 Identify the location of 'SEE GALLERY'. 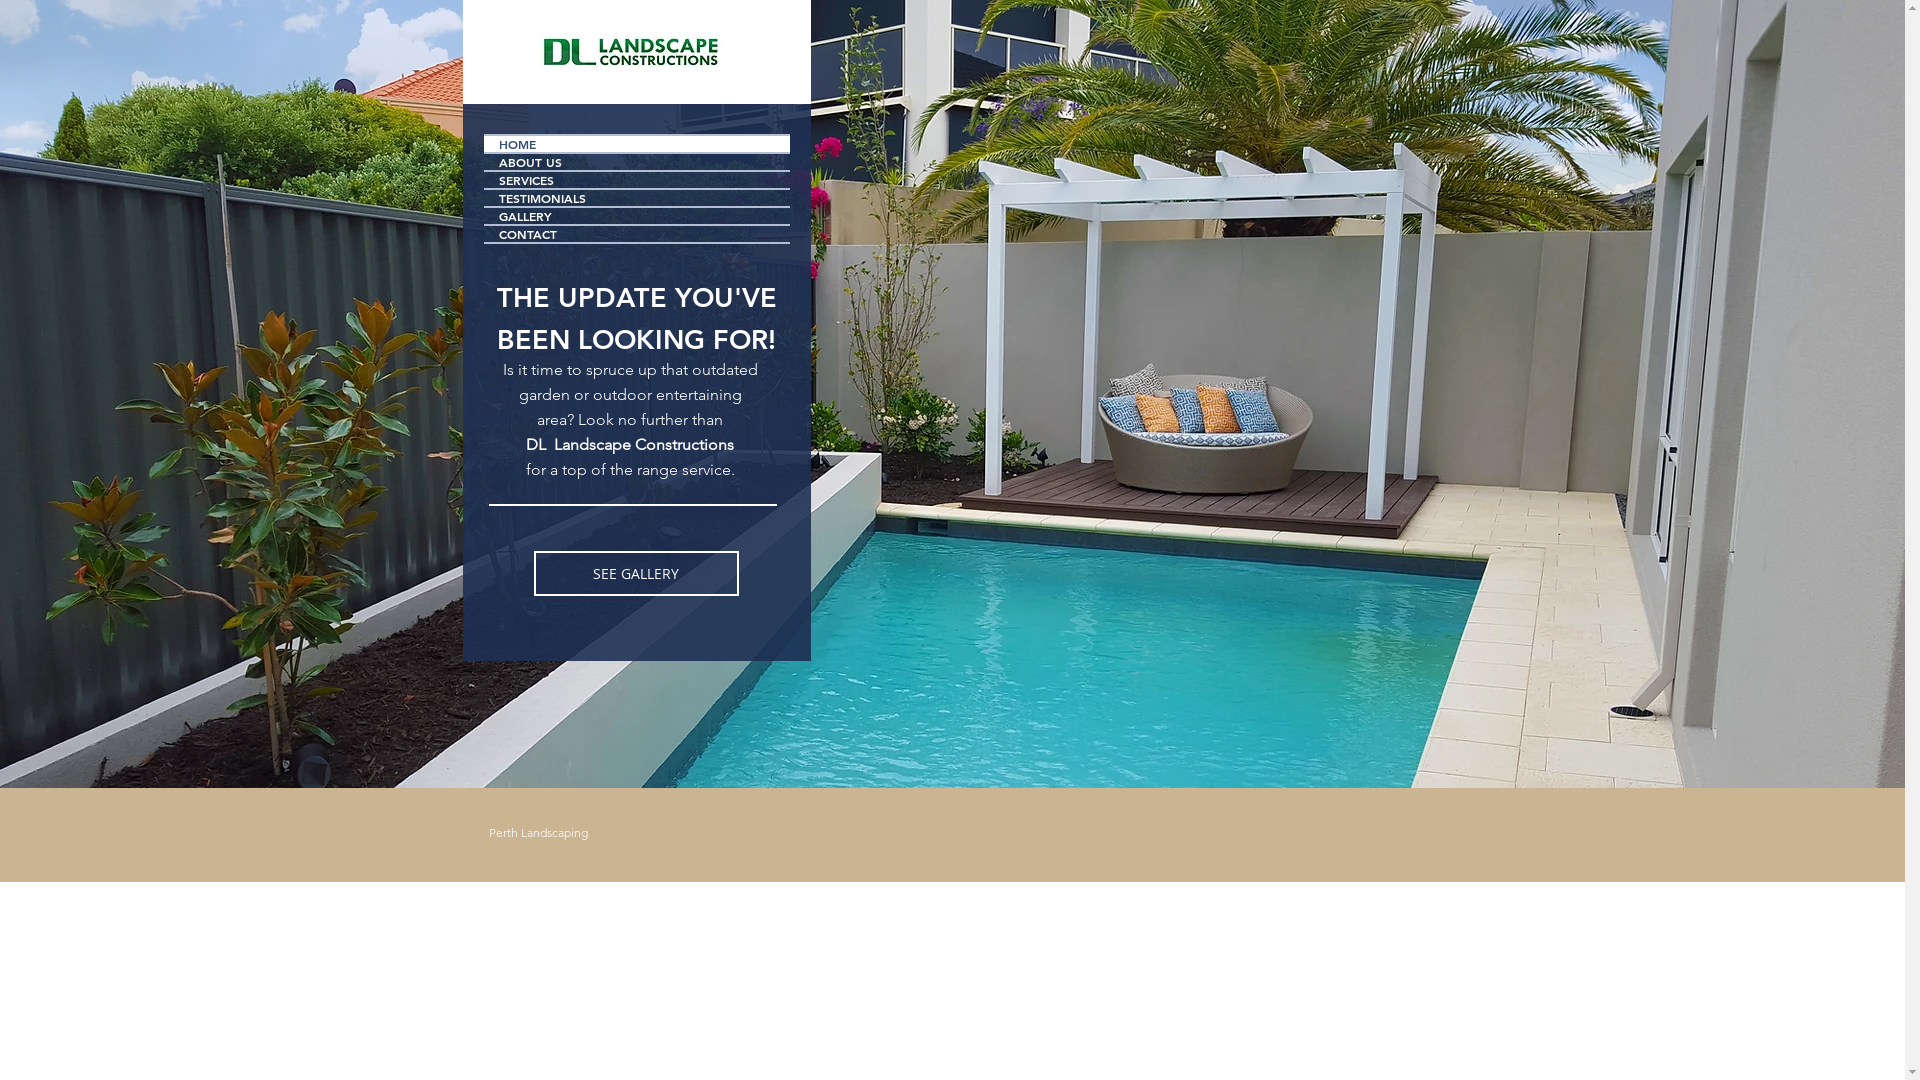
(635, 573).